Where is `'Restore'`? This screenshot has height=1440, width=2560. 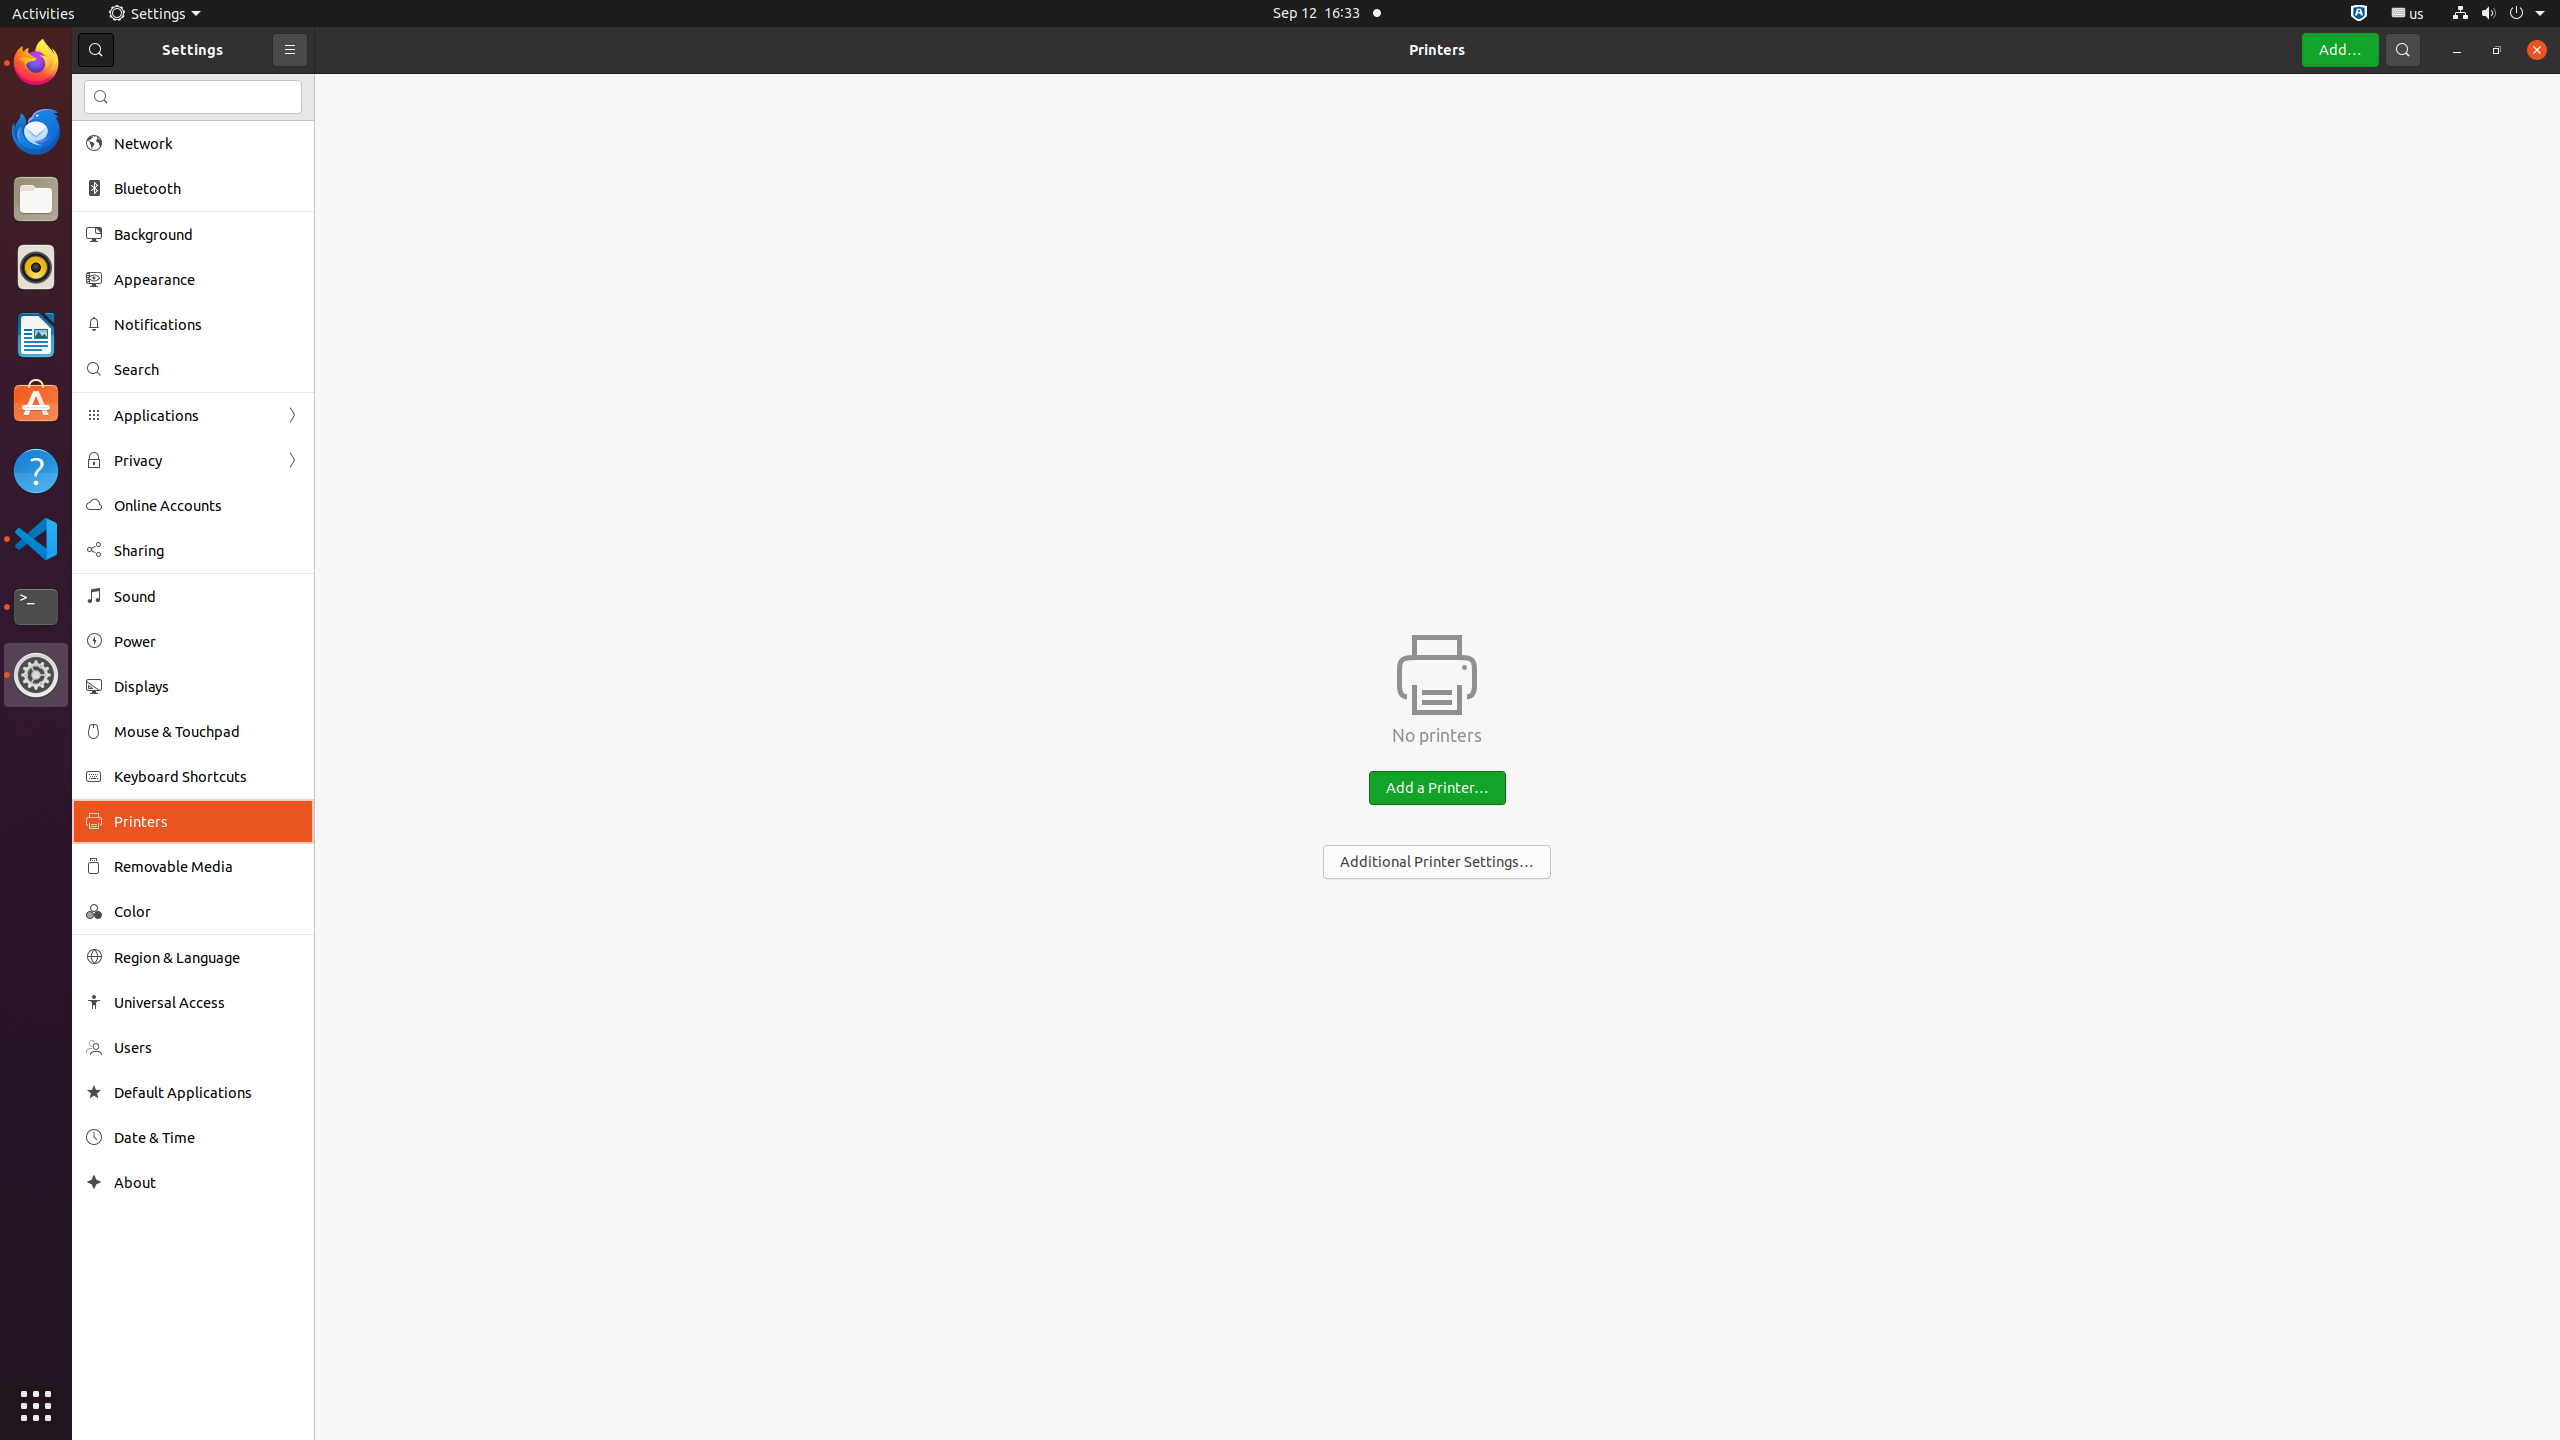
'Restore' is located at coordinates (2496, 49).